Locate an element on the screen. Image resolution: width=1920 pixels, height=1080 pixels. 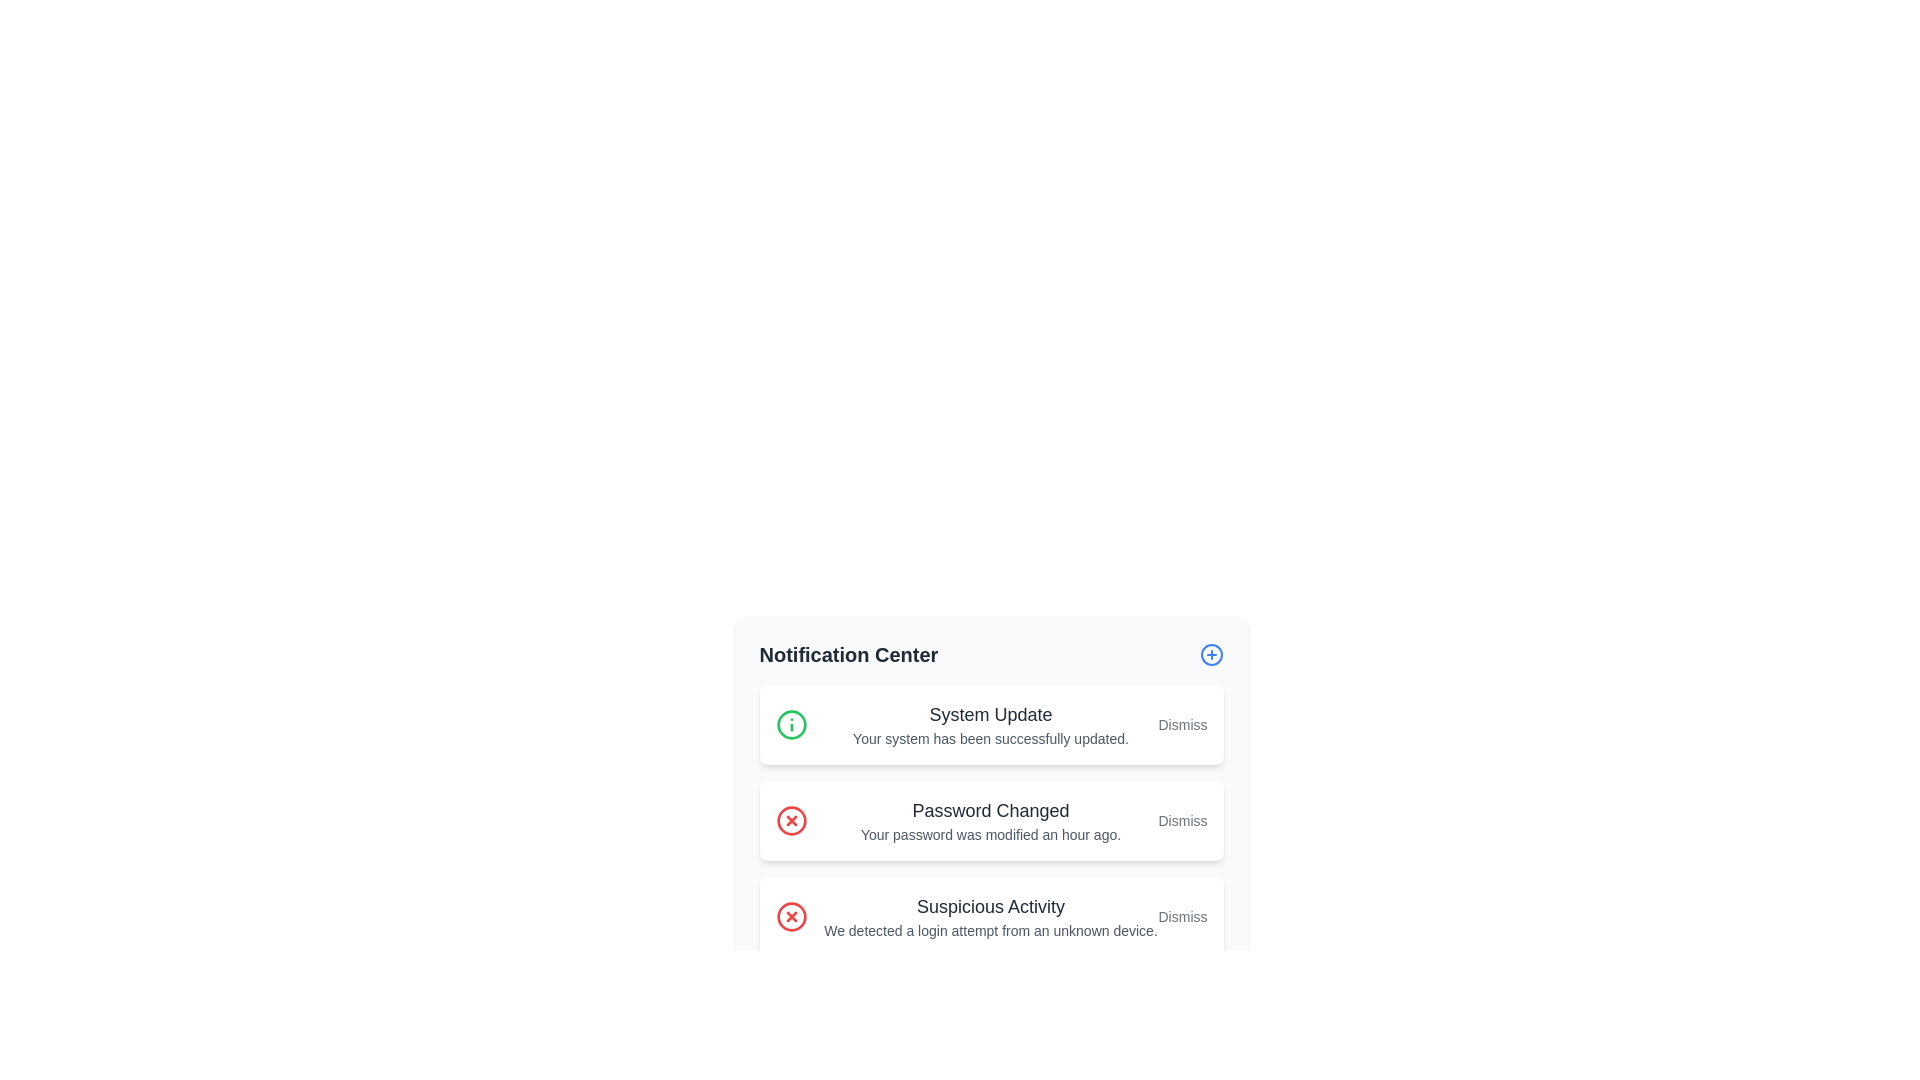
the second notification card in the Notification Center is located at coordinates (991, 797).